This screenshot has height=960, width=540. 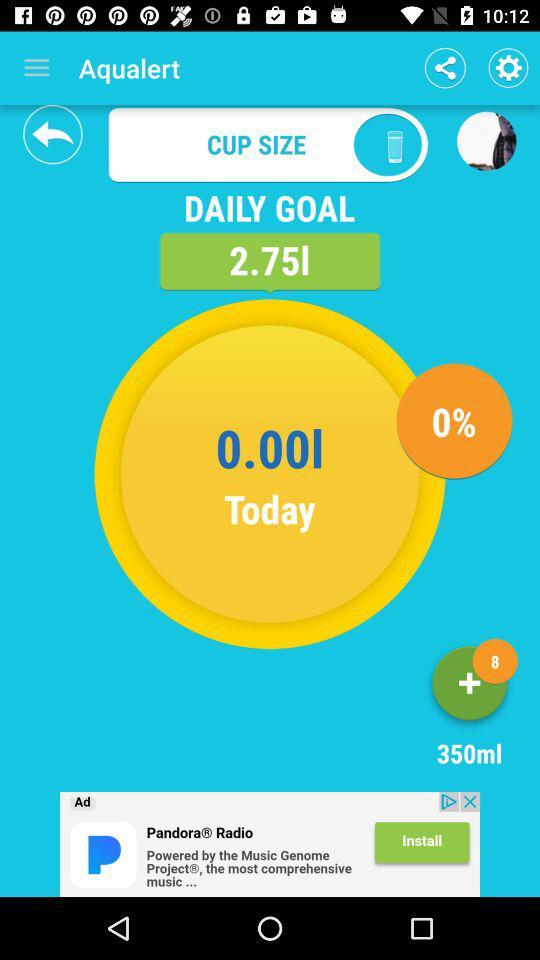 I want to click on the reply icon, so click(x=52, y=133).